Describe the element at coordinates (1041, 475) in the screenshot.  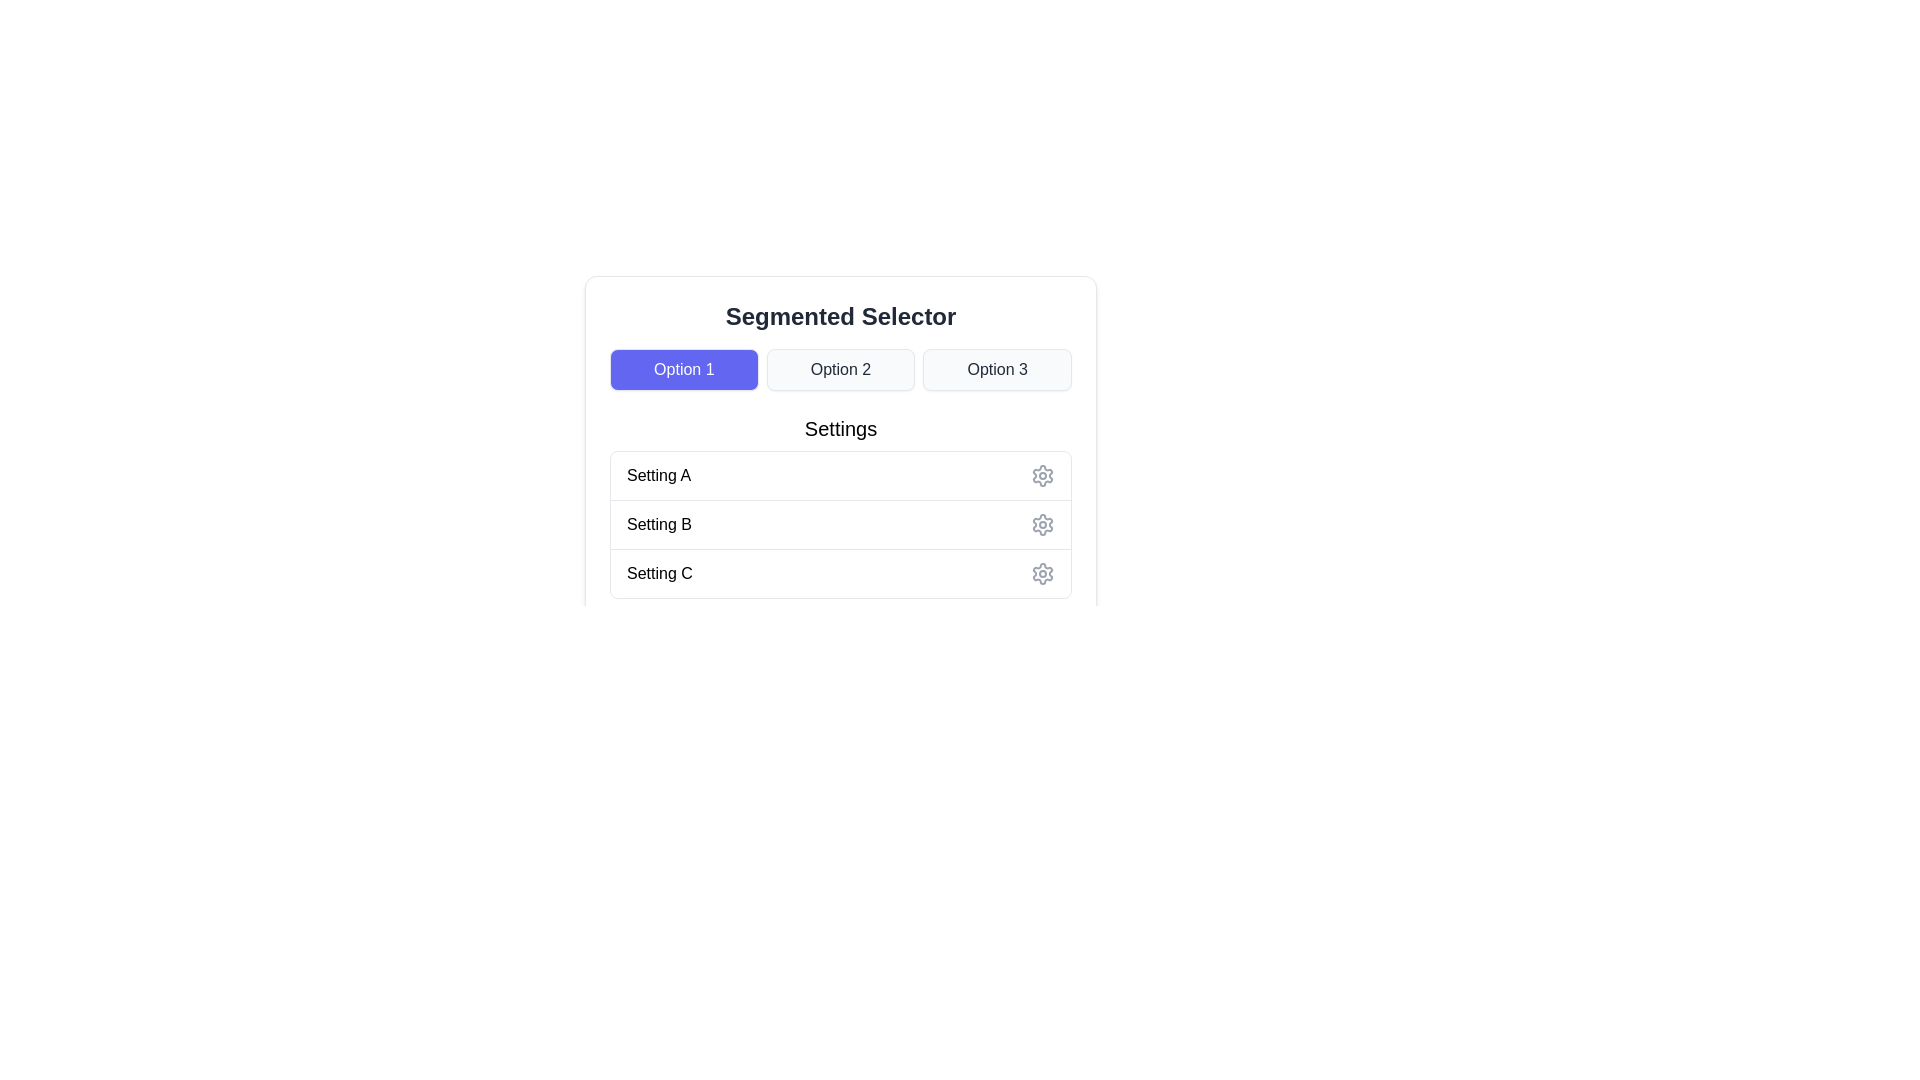
I see `the gear-shaped settings icon located to the right of the 'Setting A' label` at that location.